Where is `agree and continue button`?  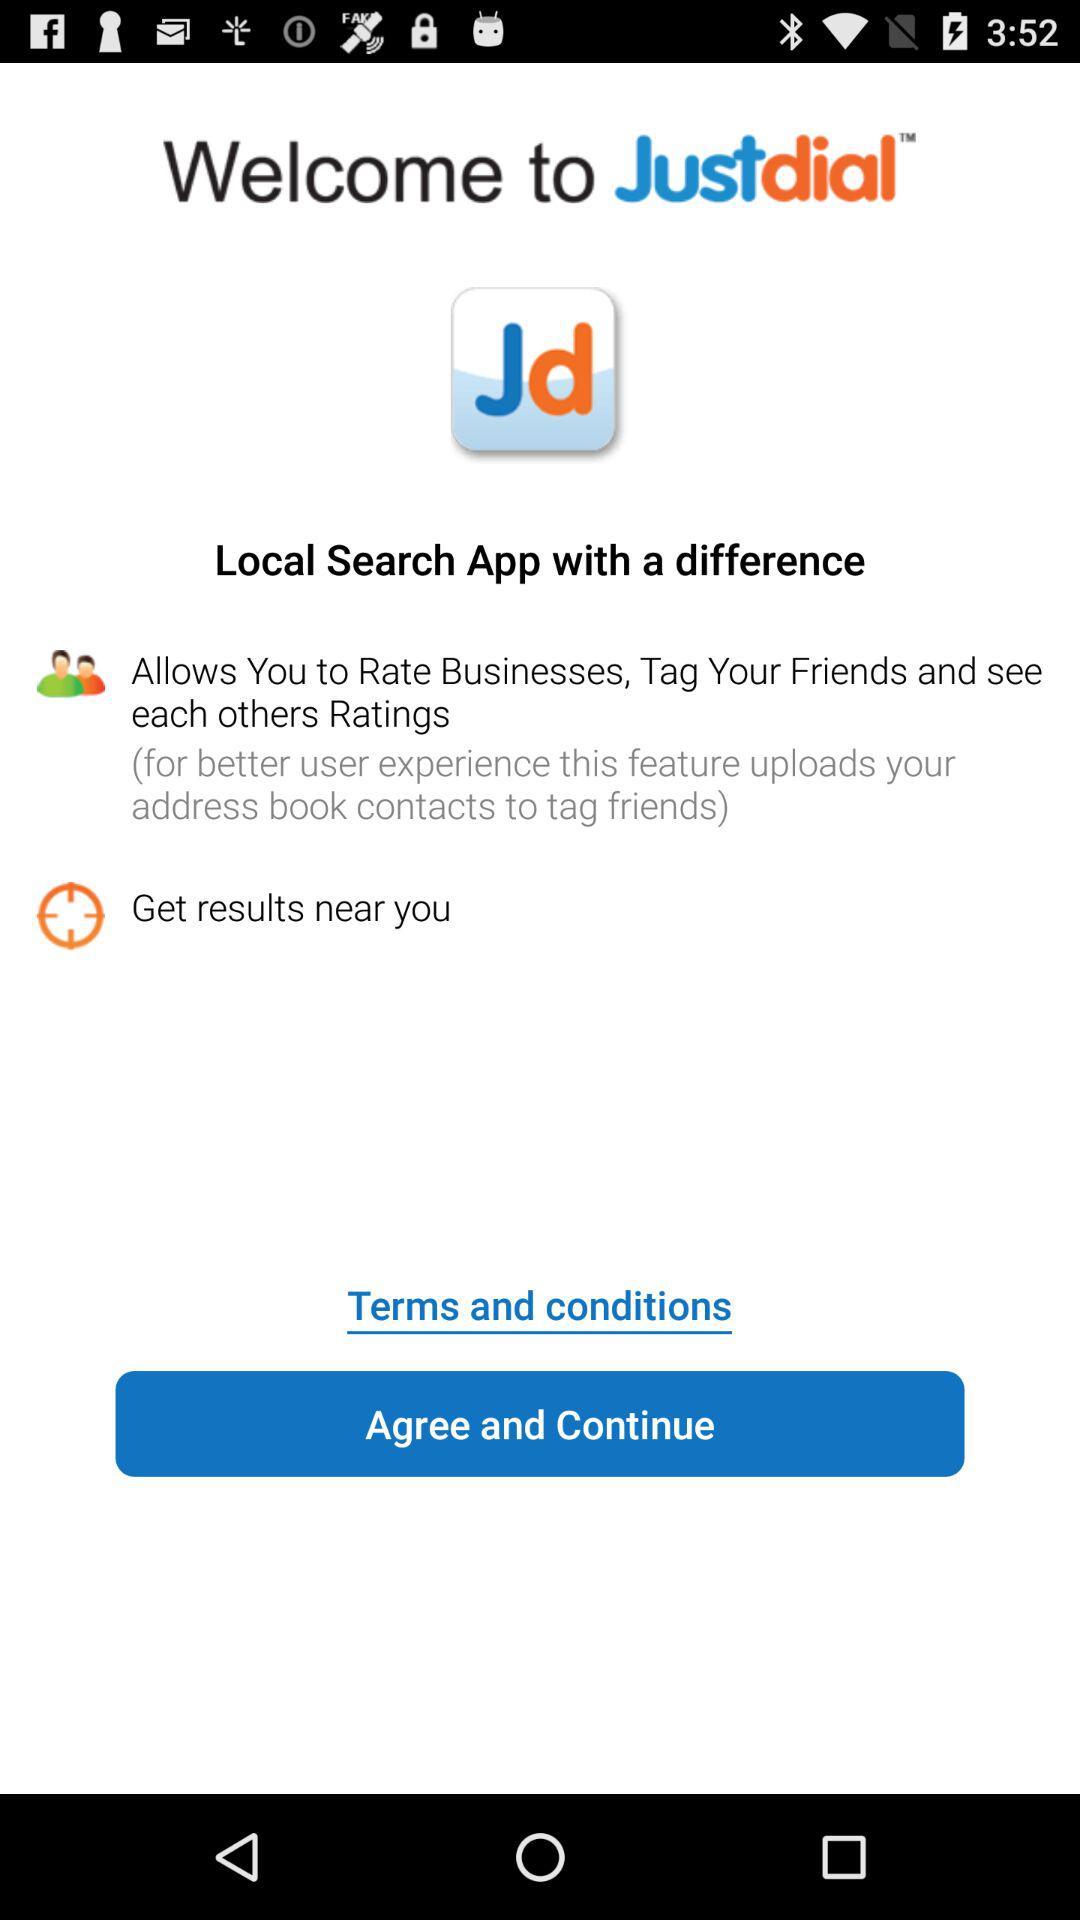
agree and continue button is located at coordinates (540, 1422).